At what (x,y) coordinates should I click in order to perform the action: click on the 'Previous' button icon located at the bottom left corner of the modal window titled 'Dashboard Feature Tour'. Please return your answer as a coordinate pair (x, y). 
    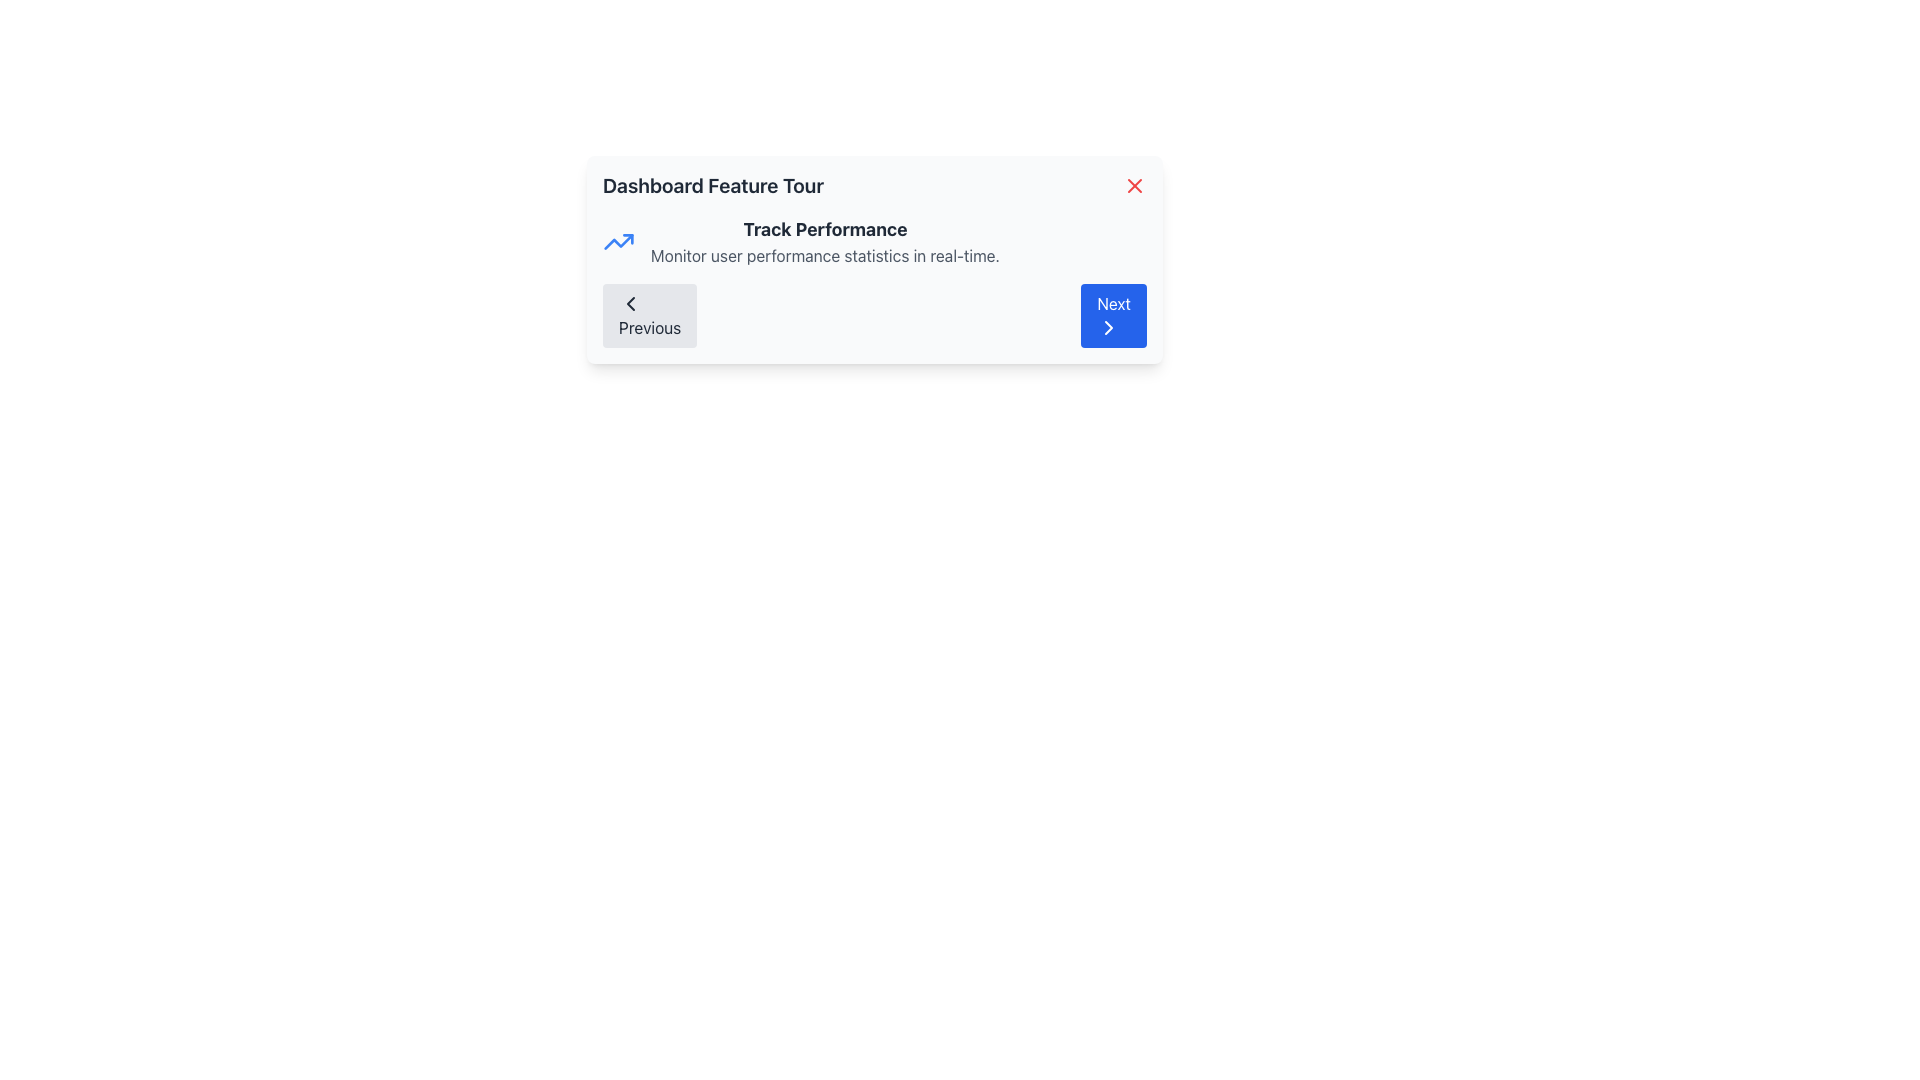
    Looking at the image, I should click on (629, 304).